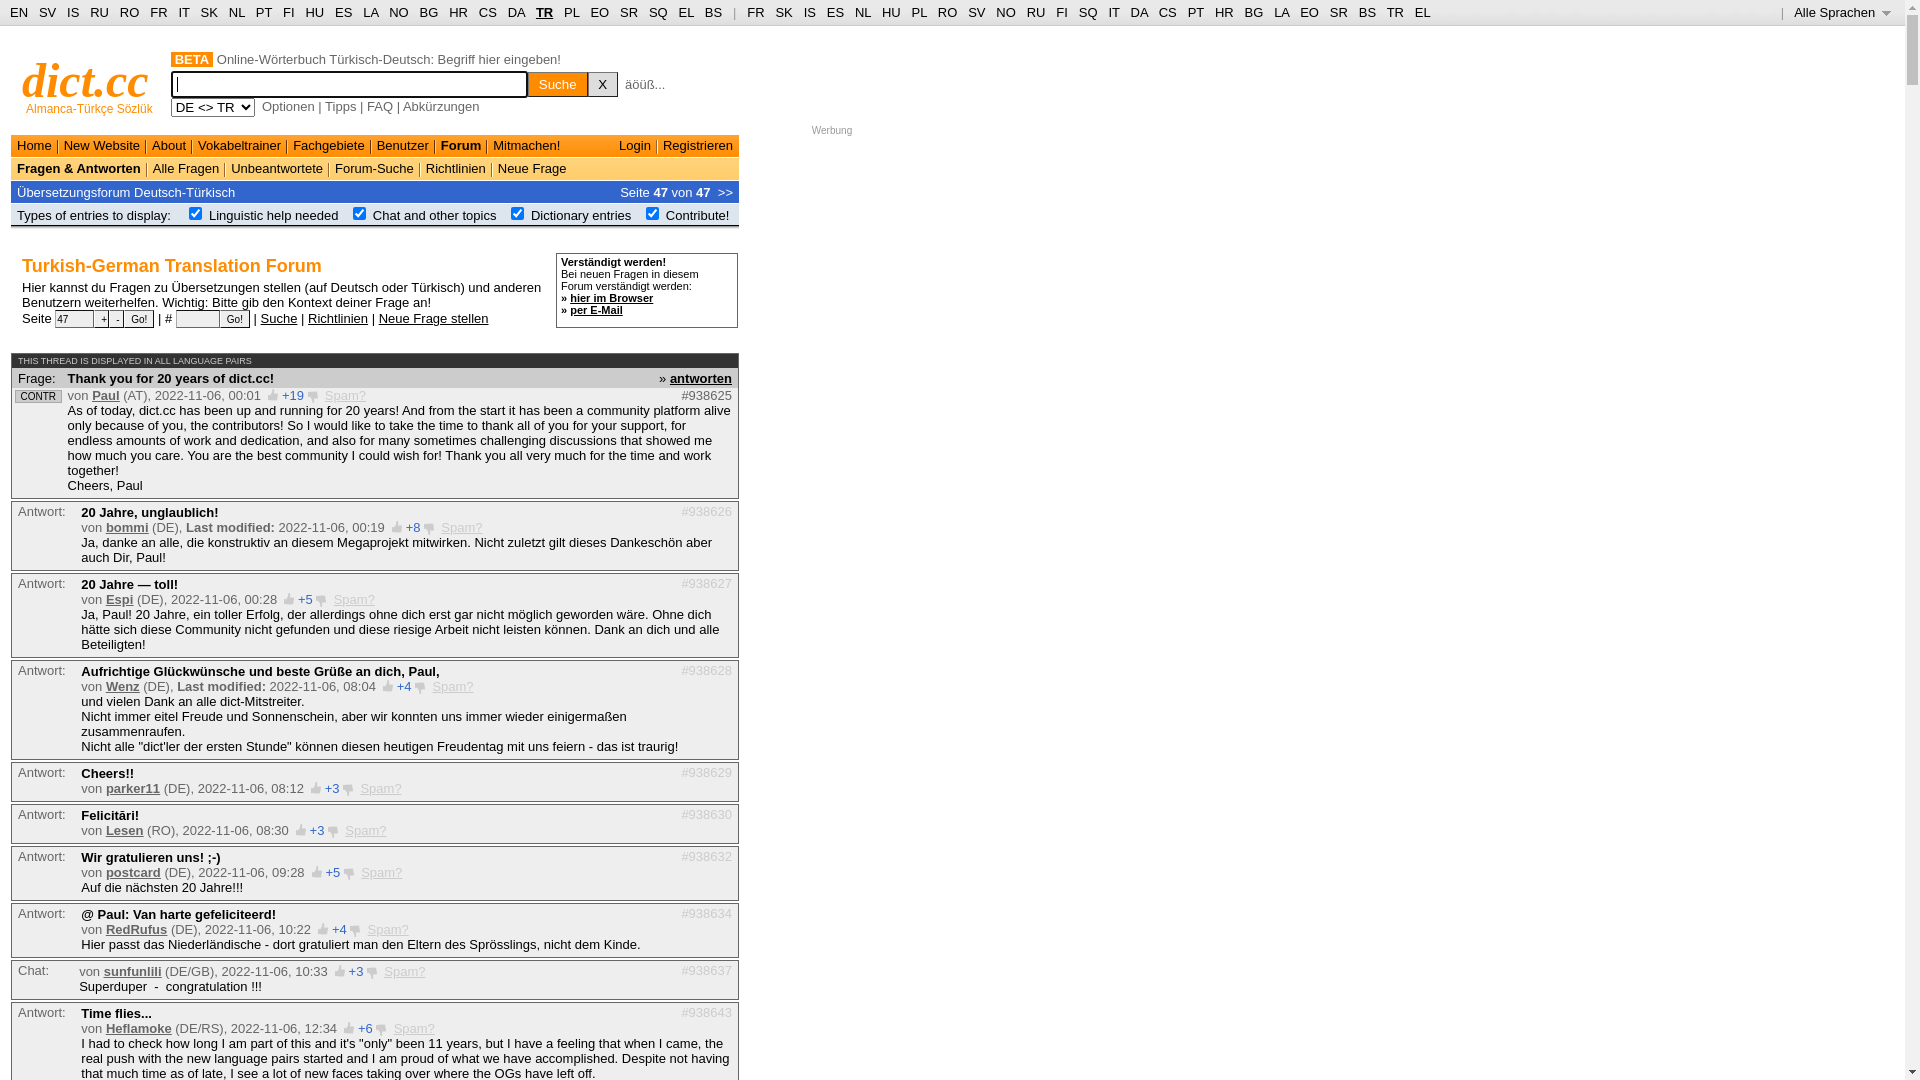 The width and height of the screenshot is (1920, 1080). I want to click on '>>', so click(724, 191).